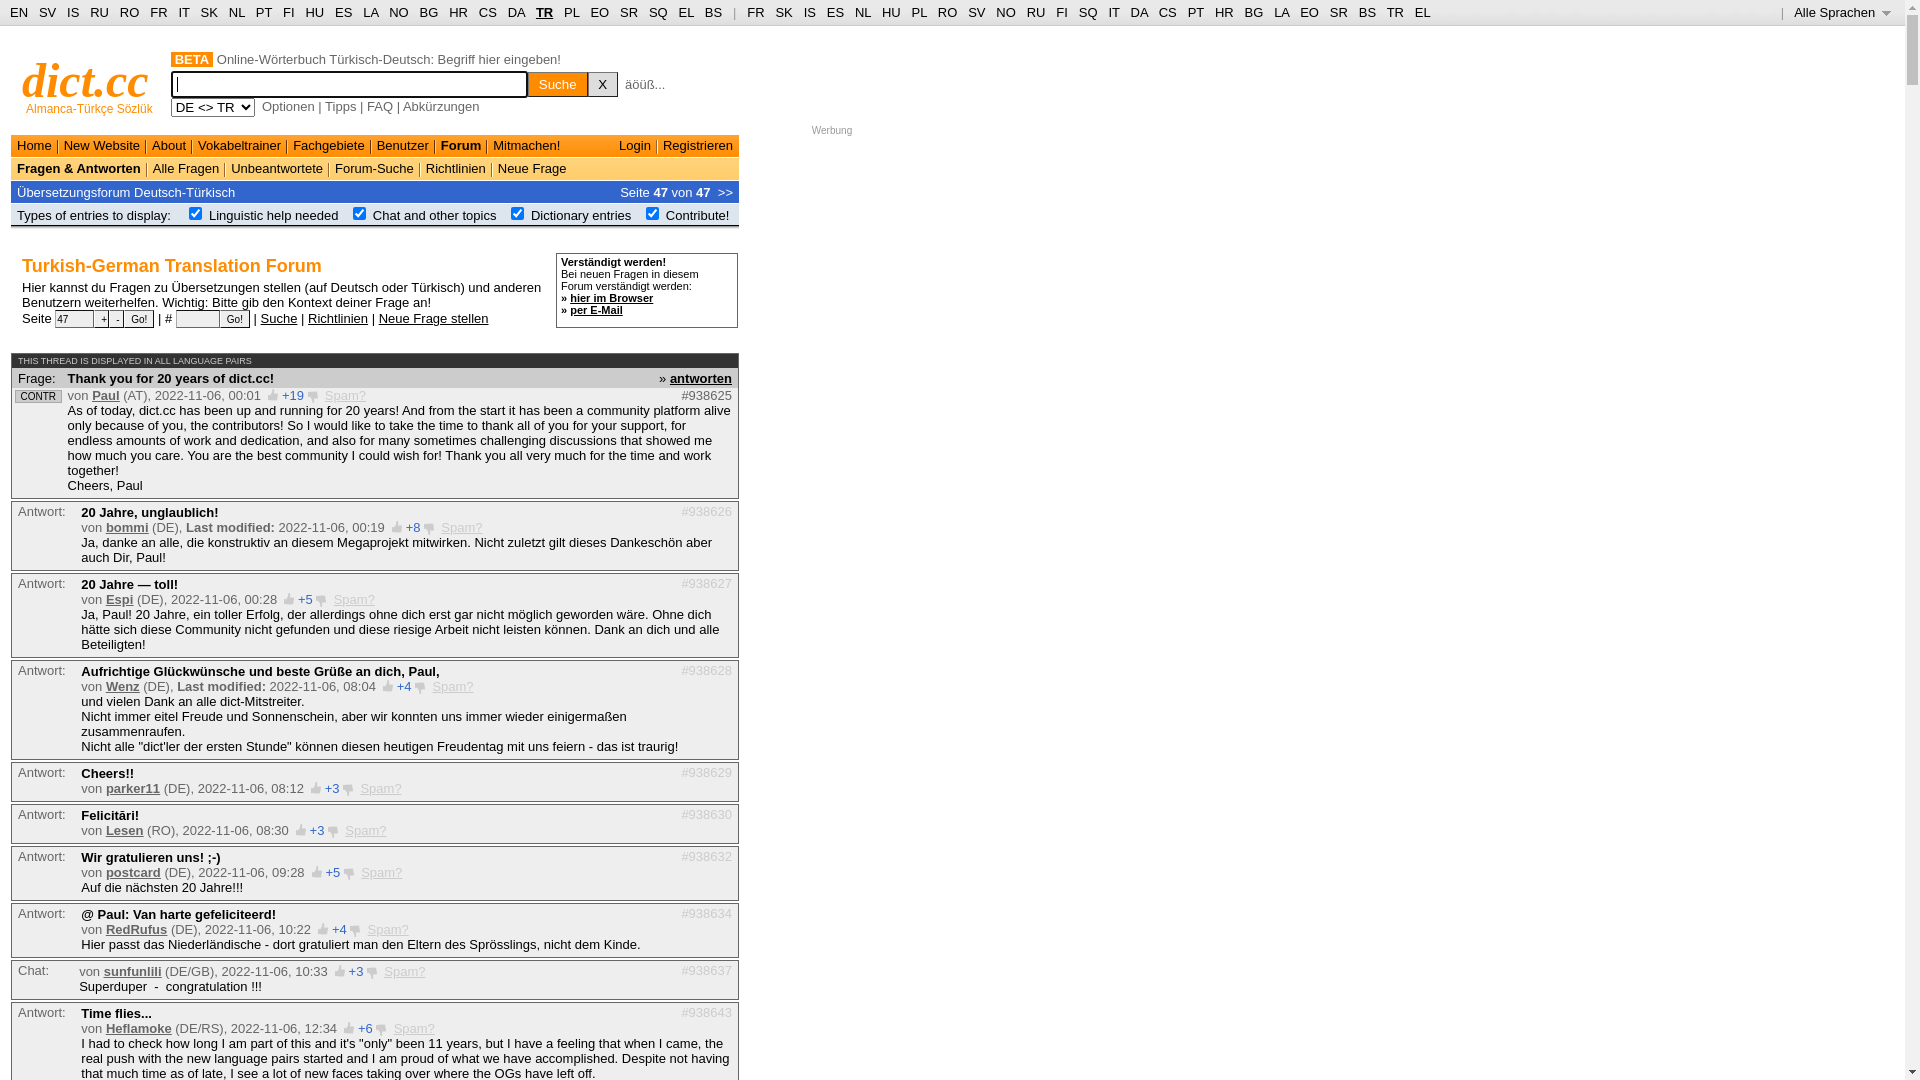 The width and height of the screenshot is (1920, 1080). I want to click on '>>', so click(724, 191).